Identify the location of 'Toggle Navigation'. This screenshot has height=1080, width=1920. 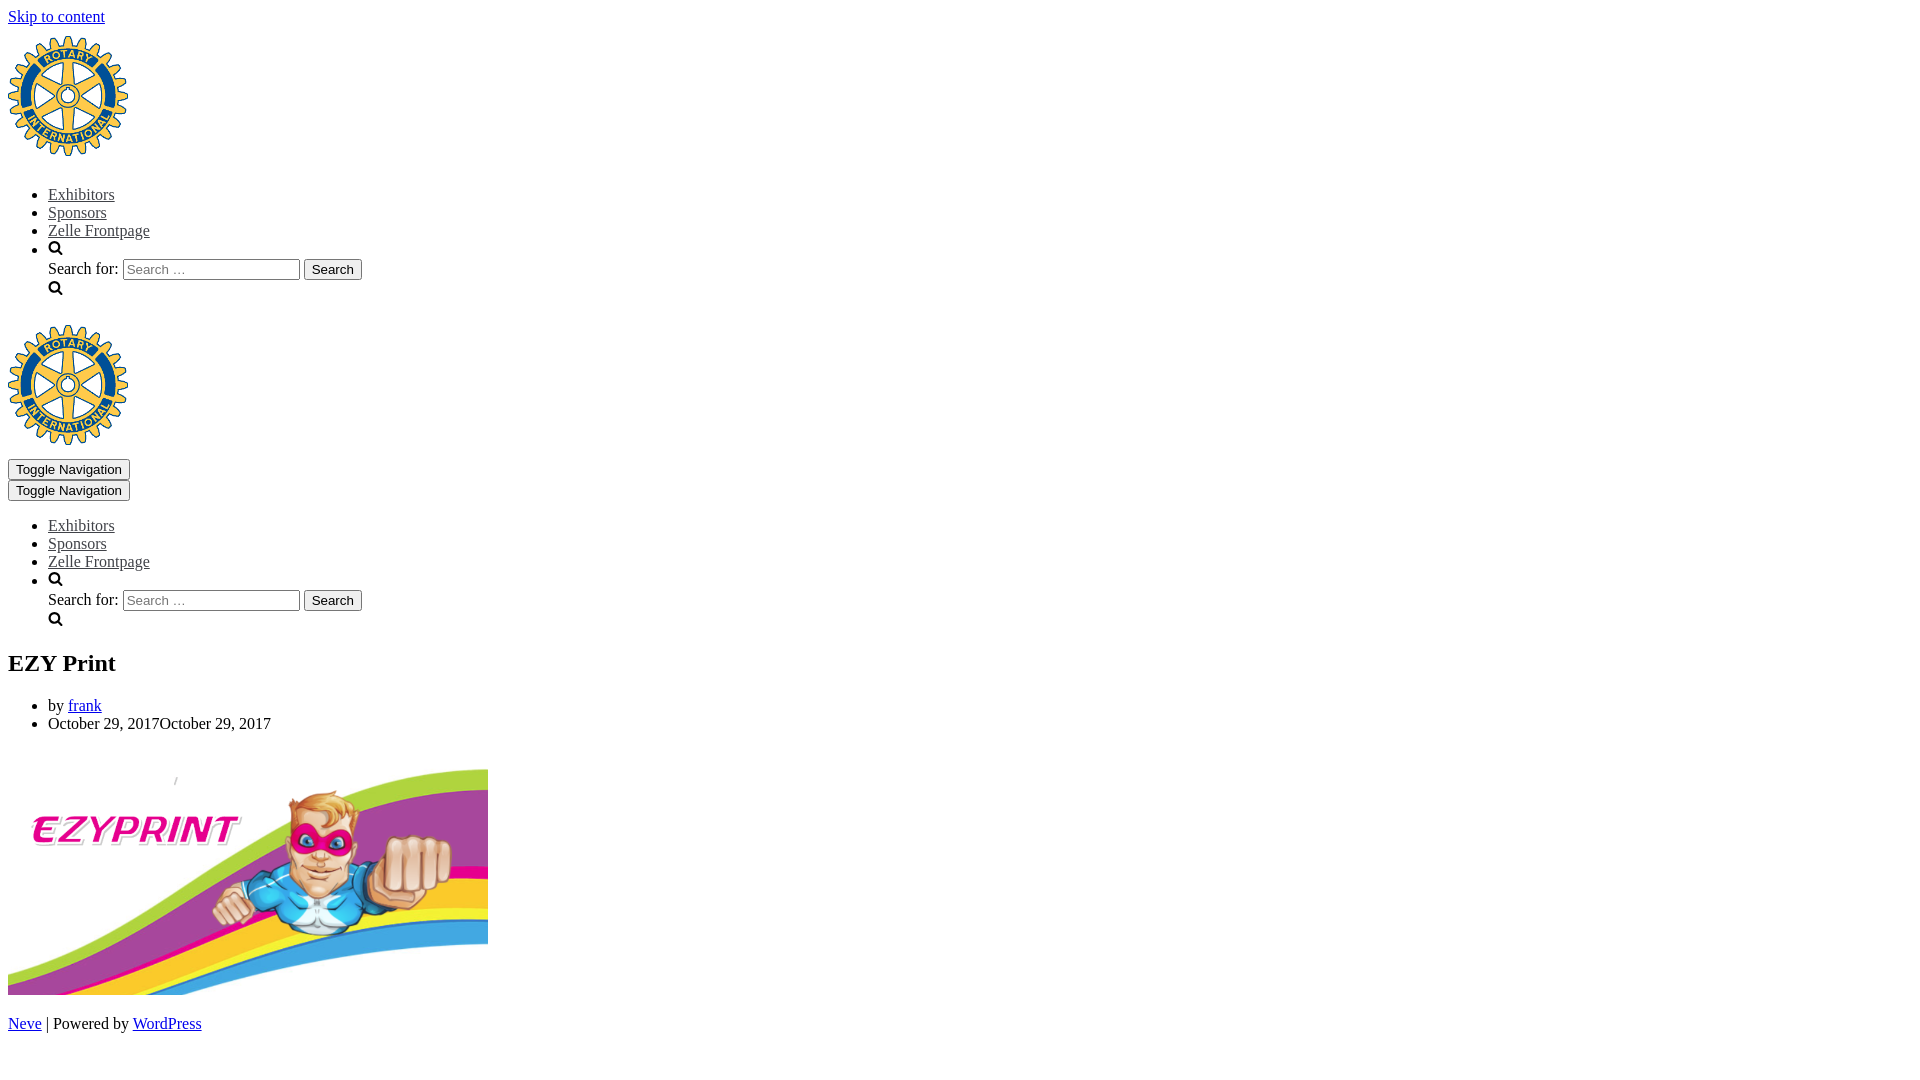
(68, 490).